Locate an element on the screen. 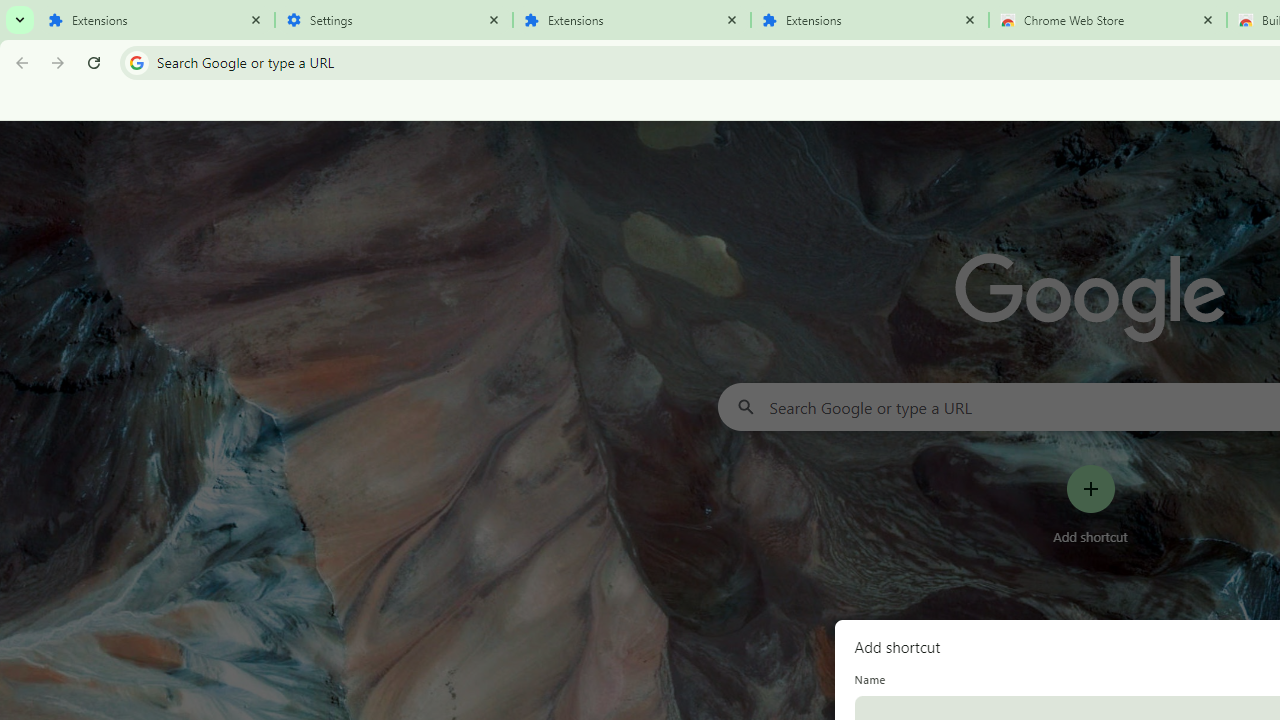  'Back' is located at coordinates (19, 61).